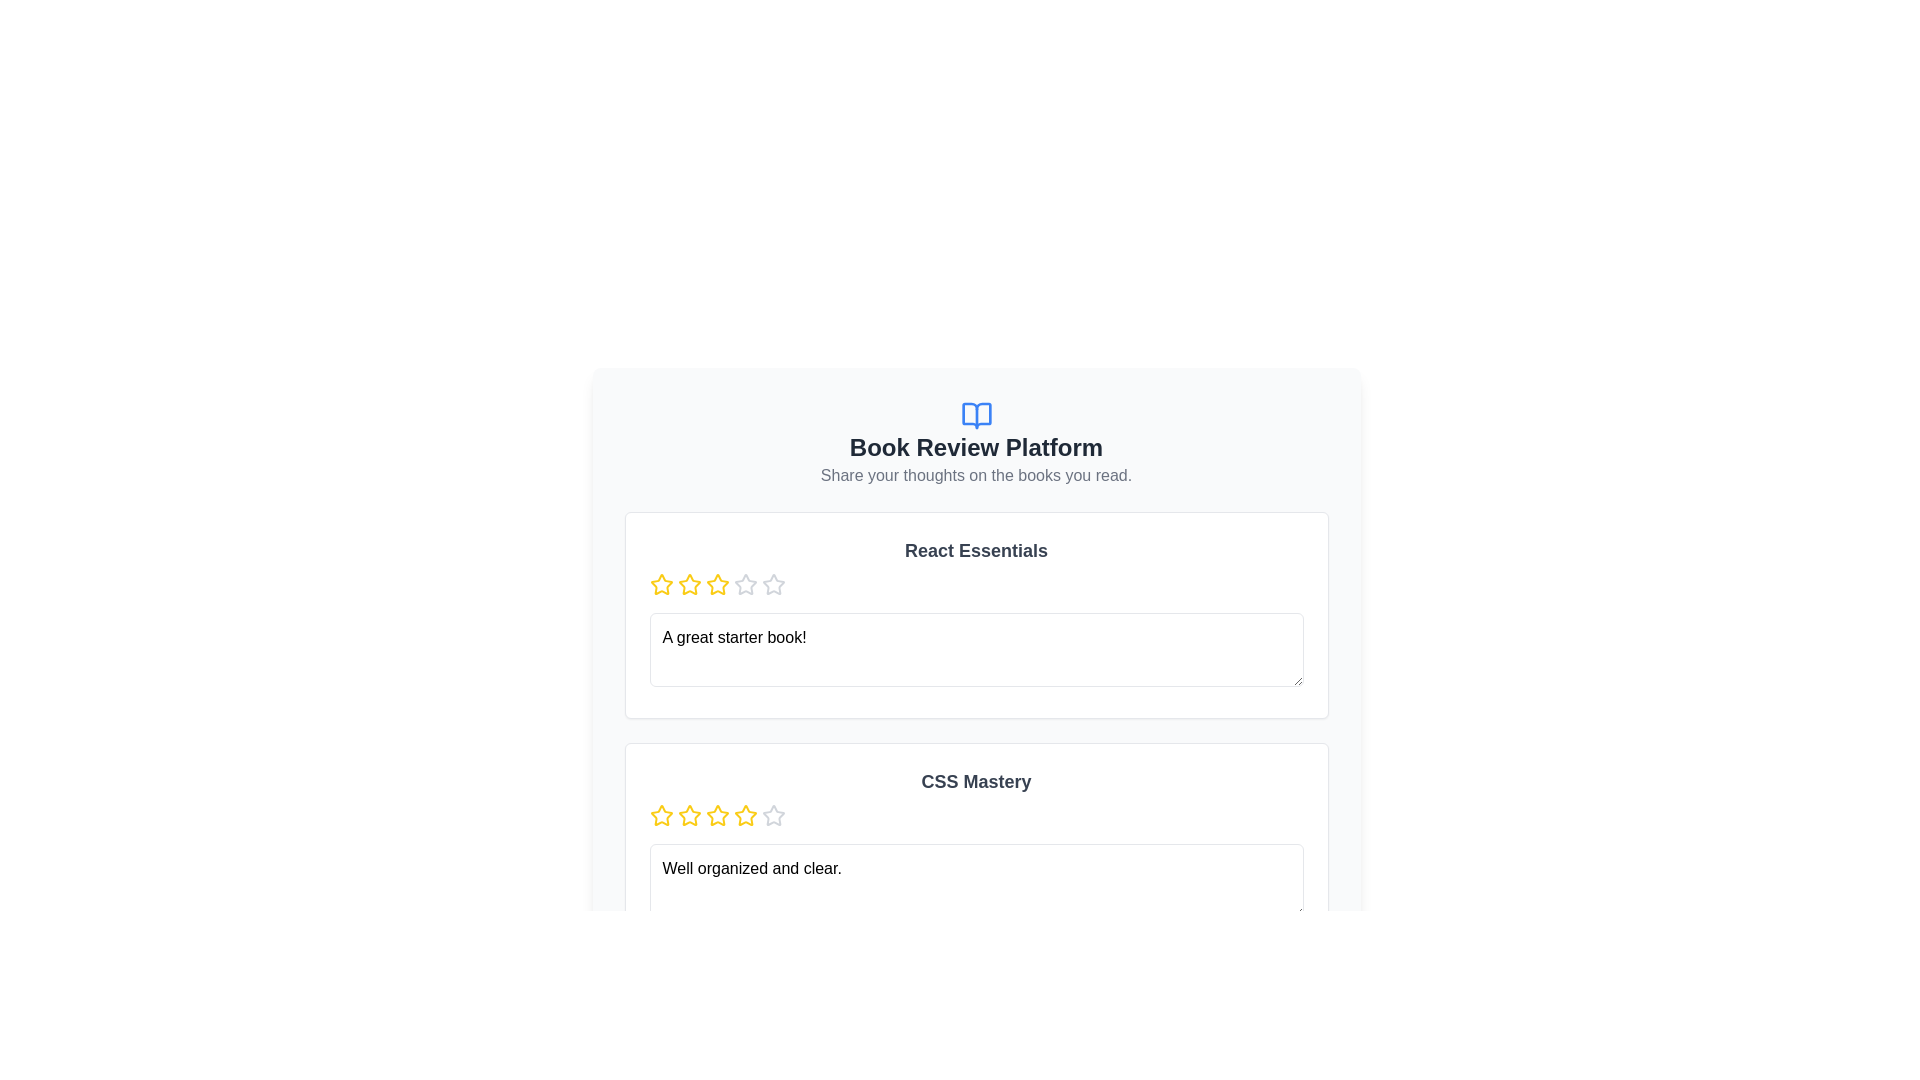 The width and height of the screenshot is (1920, 1080). What do you see at coordinates (976, 475) in the screenshot?
I see `the text label that reads 'Share your thoughts on the books you read.', which is styled in gray and positioned below the title 'Book Review Platform'` at bounding box center [976, 475].